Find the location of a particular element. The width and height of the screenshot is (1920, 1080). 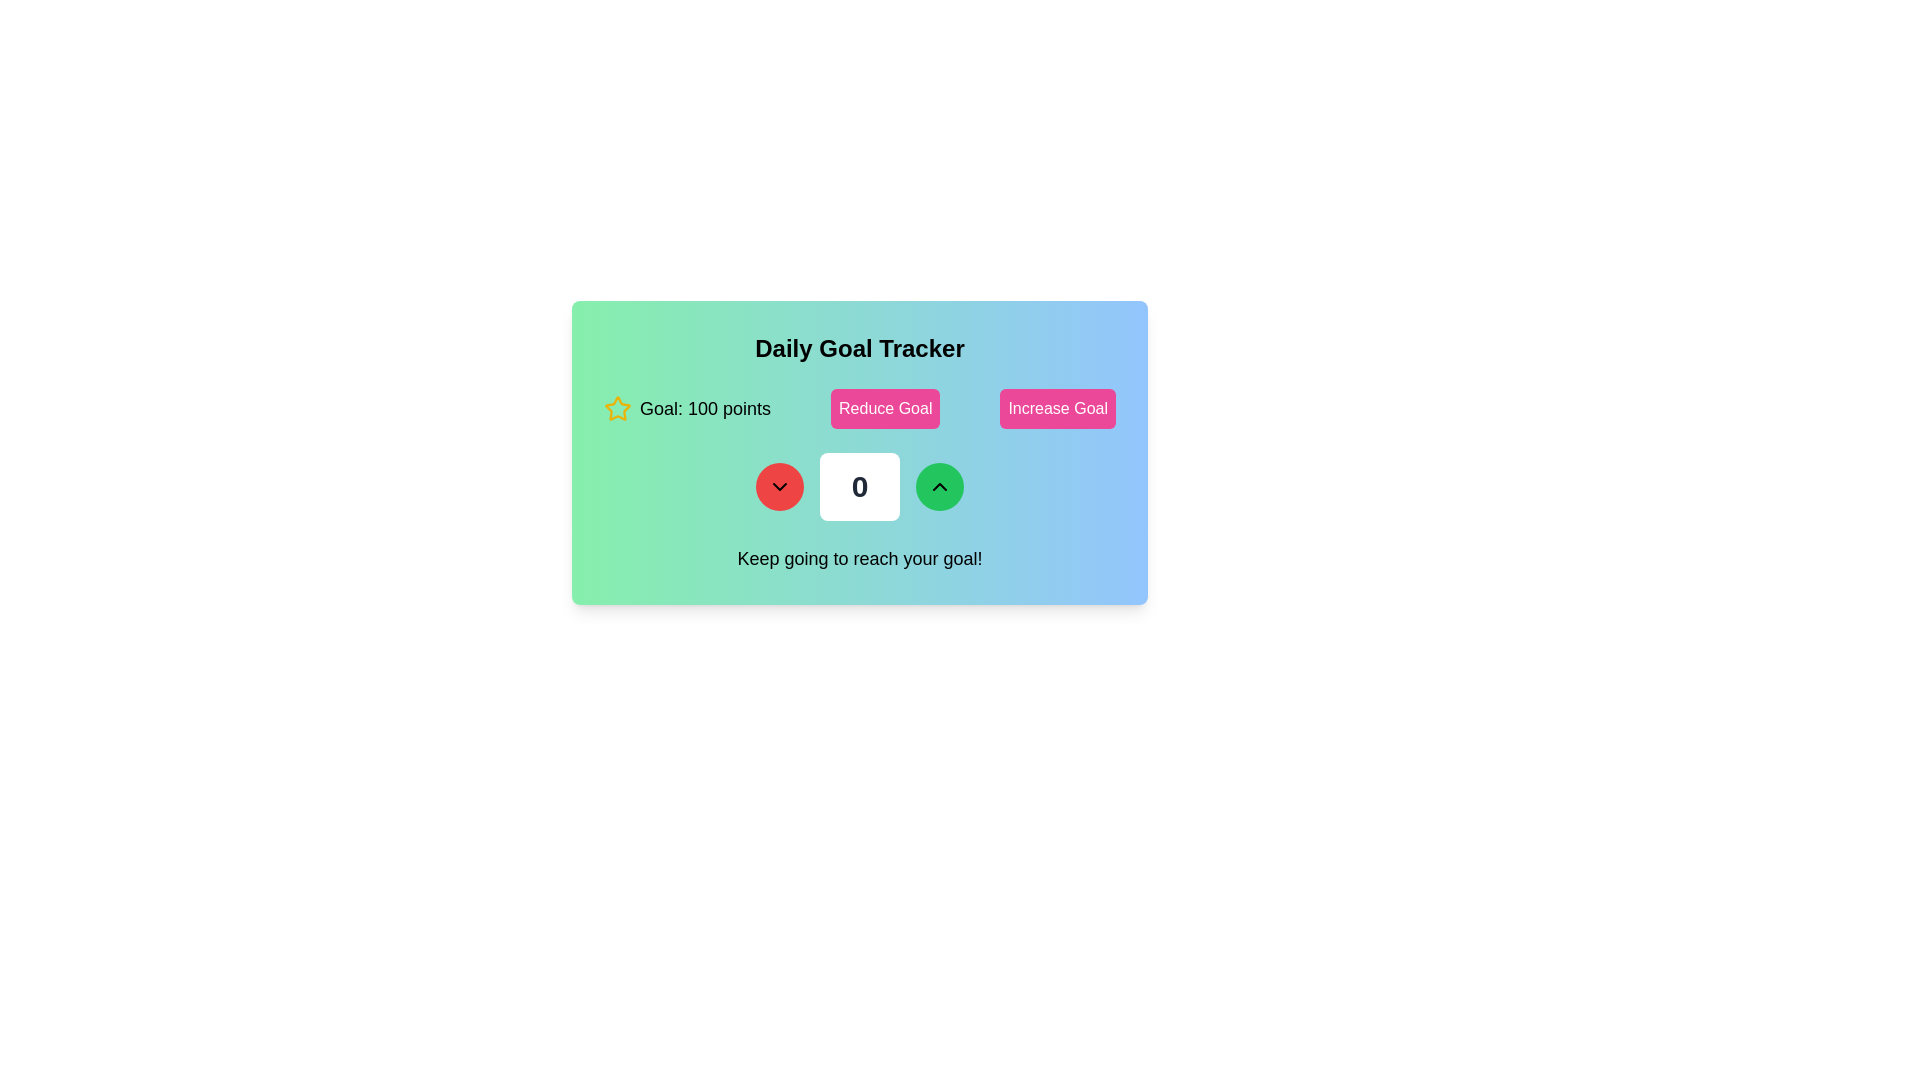

the text display showing 'Goal: 100 points', which is located immediately to the right of a small yellow star icon in the colorful header section is located at coordinates (705, 407).